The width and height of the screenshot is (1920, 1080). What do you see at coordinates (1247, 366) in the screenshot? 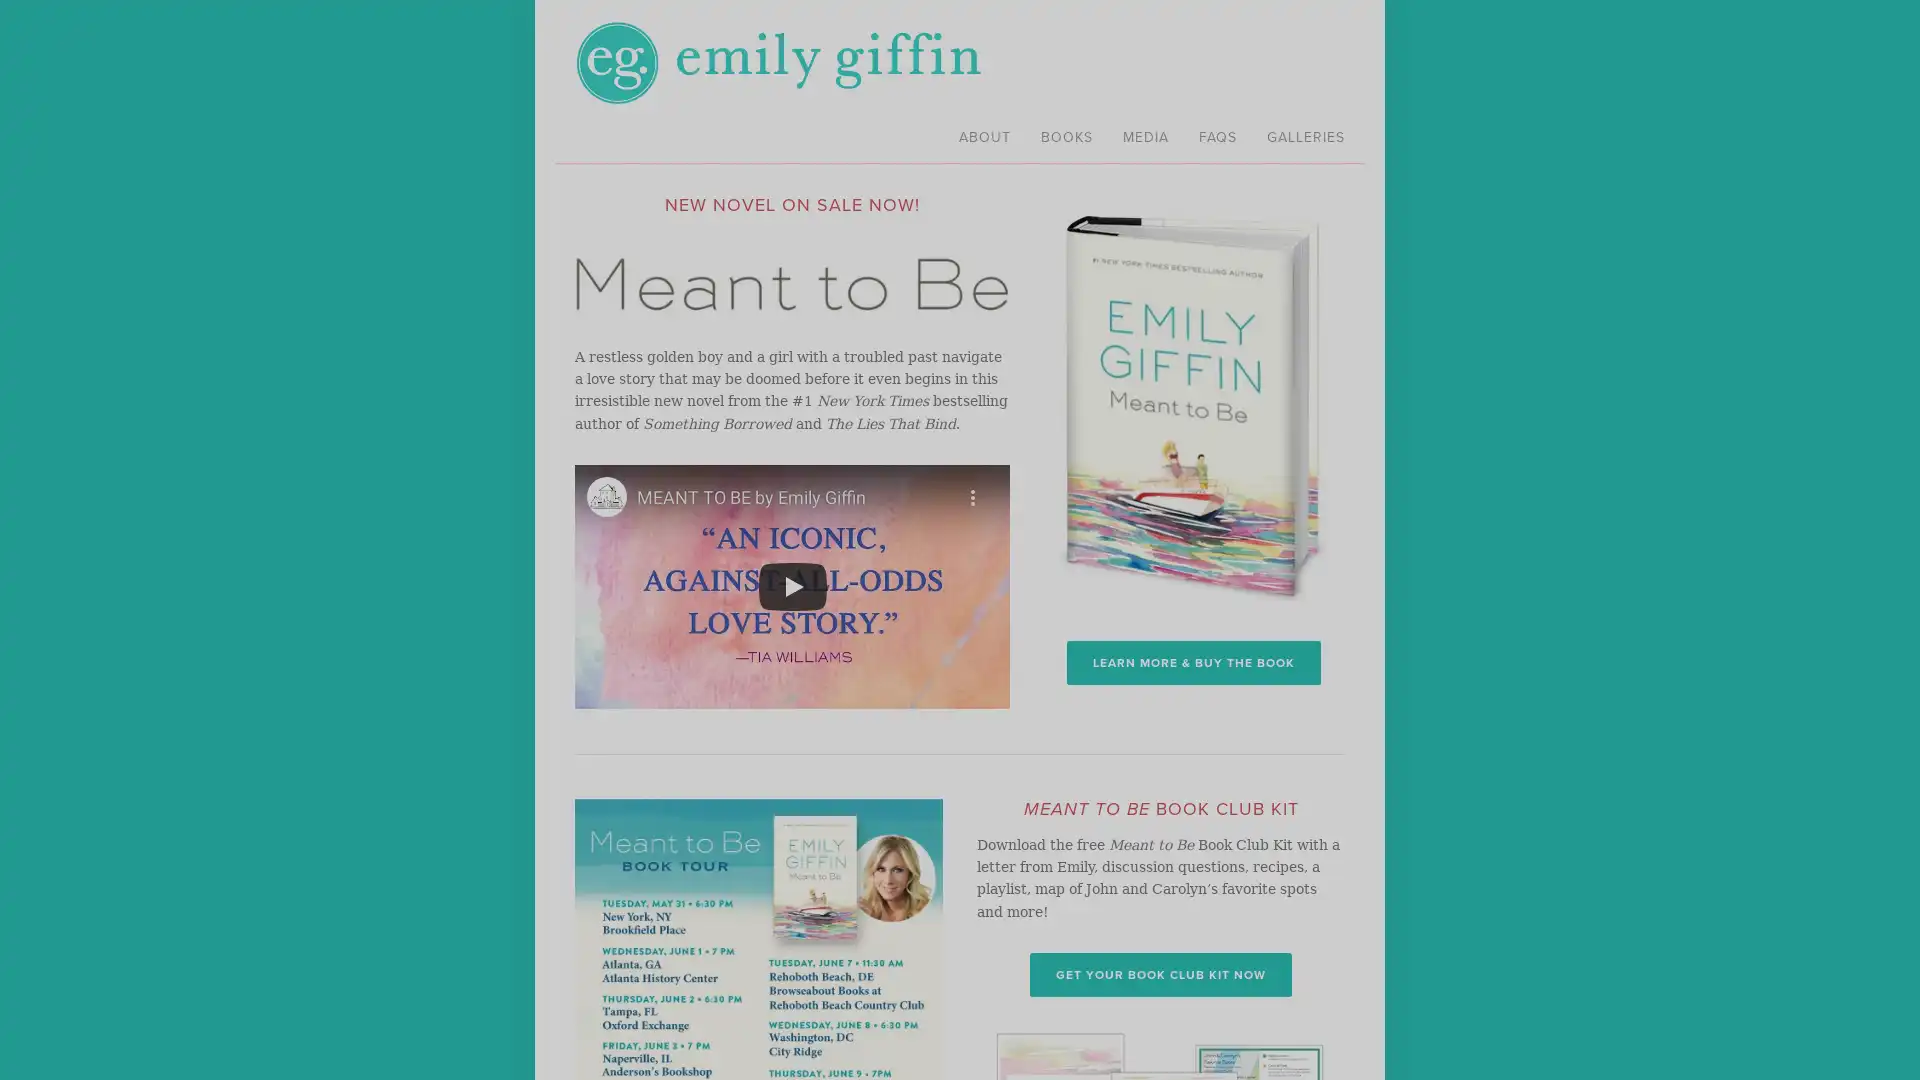
I see `Close` at bounding box center [1247, 366].